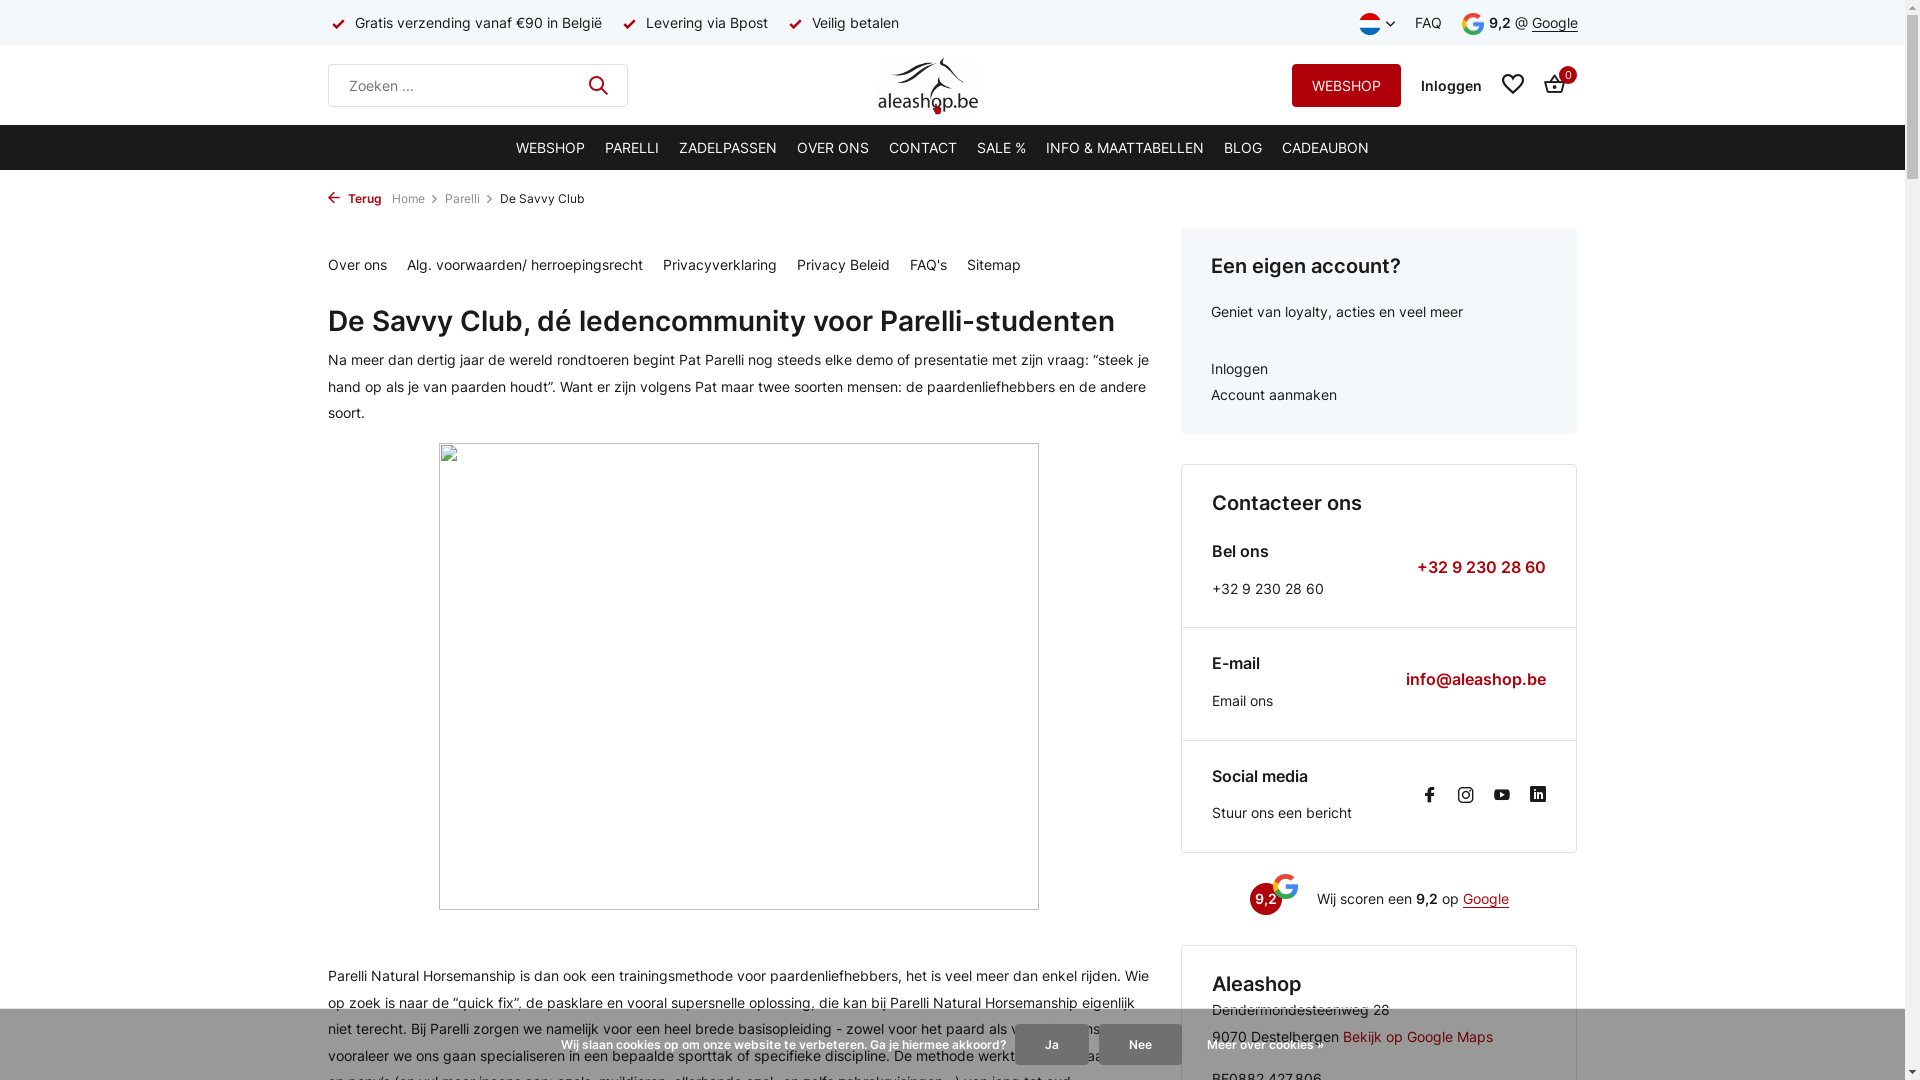 This screenshot has height=1080, width=1920. I want to click on 'FAQ', so click(1427, 22).